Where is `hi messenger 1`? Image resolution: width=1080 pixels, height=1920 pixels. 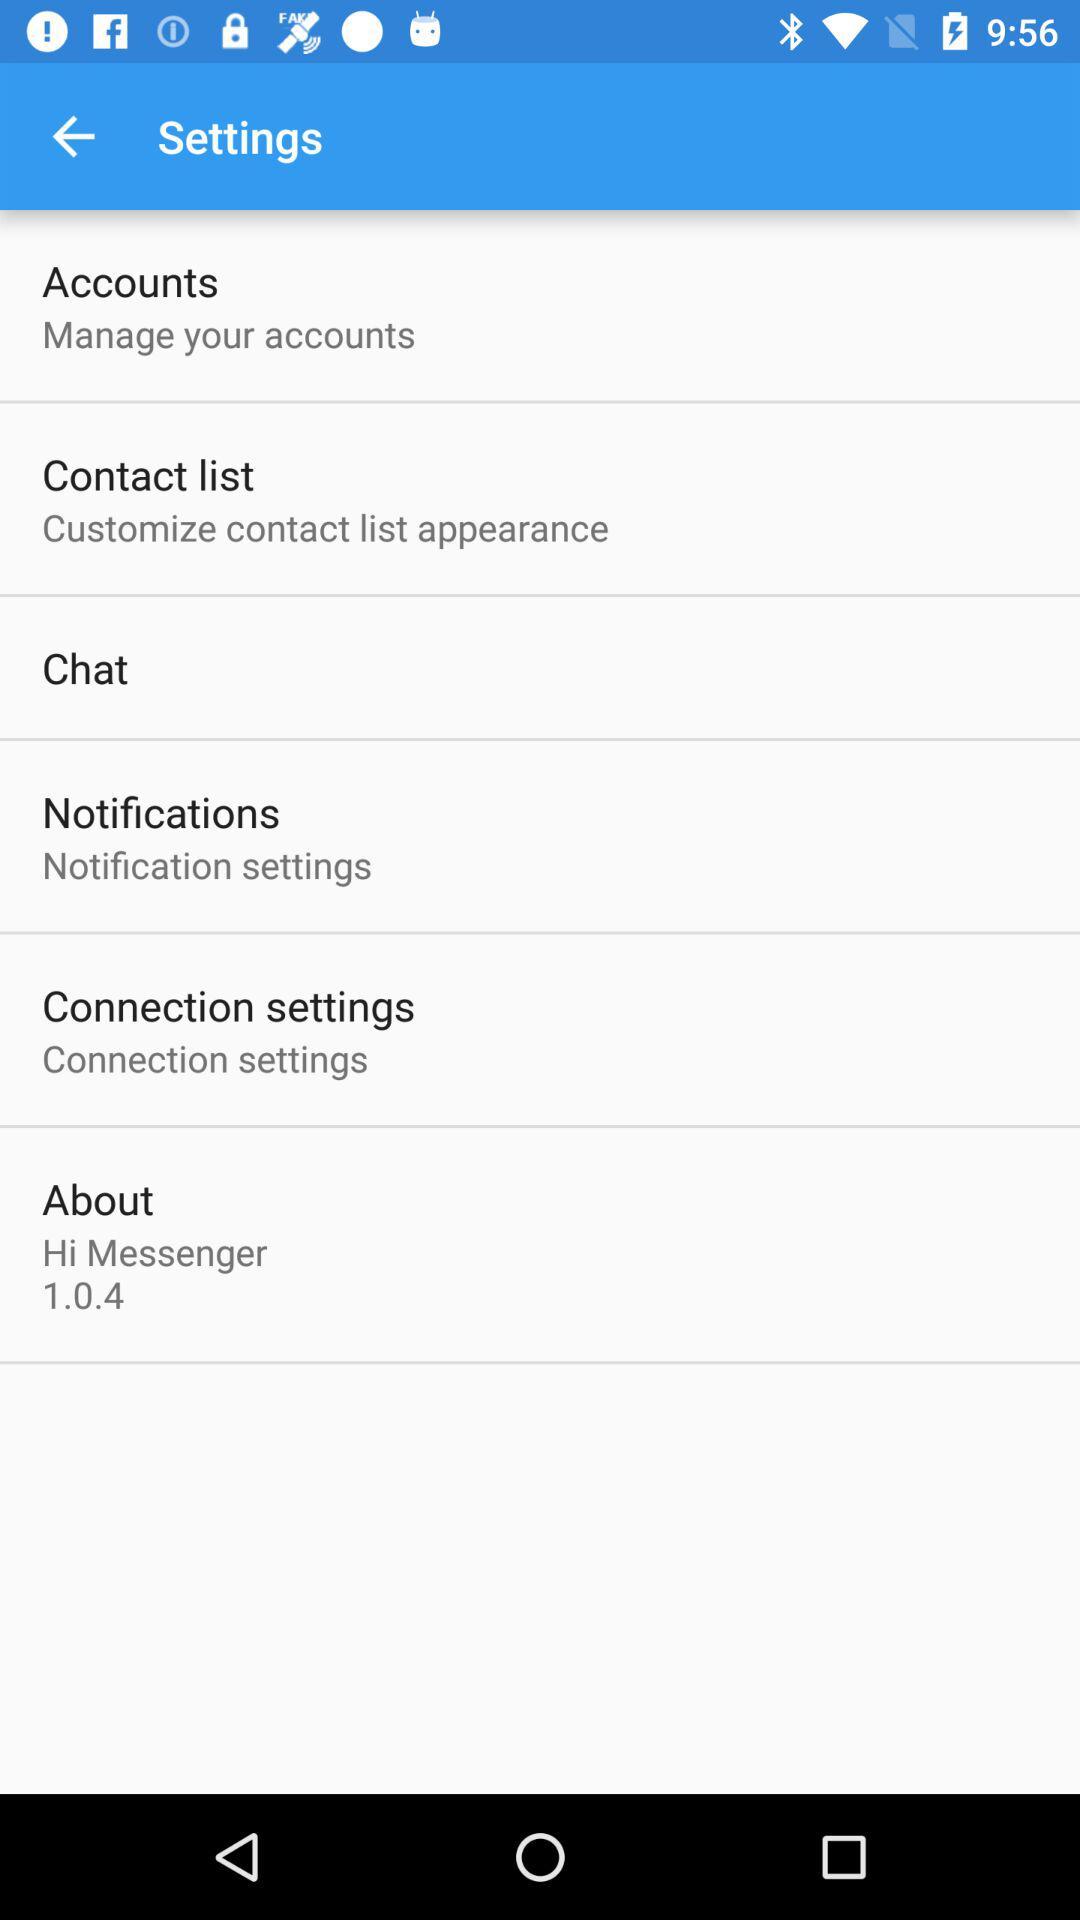 hi messenger 1 is located at coordinates (159, 1272).